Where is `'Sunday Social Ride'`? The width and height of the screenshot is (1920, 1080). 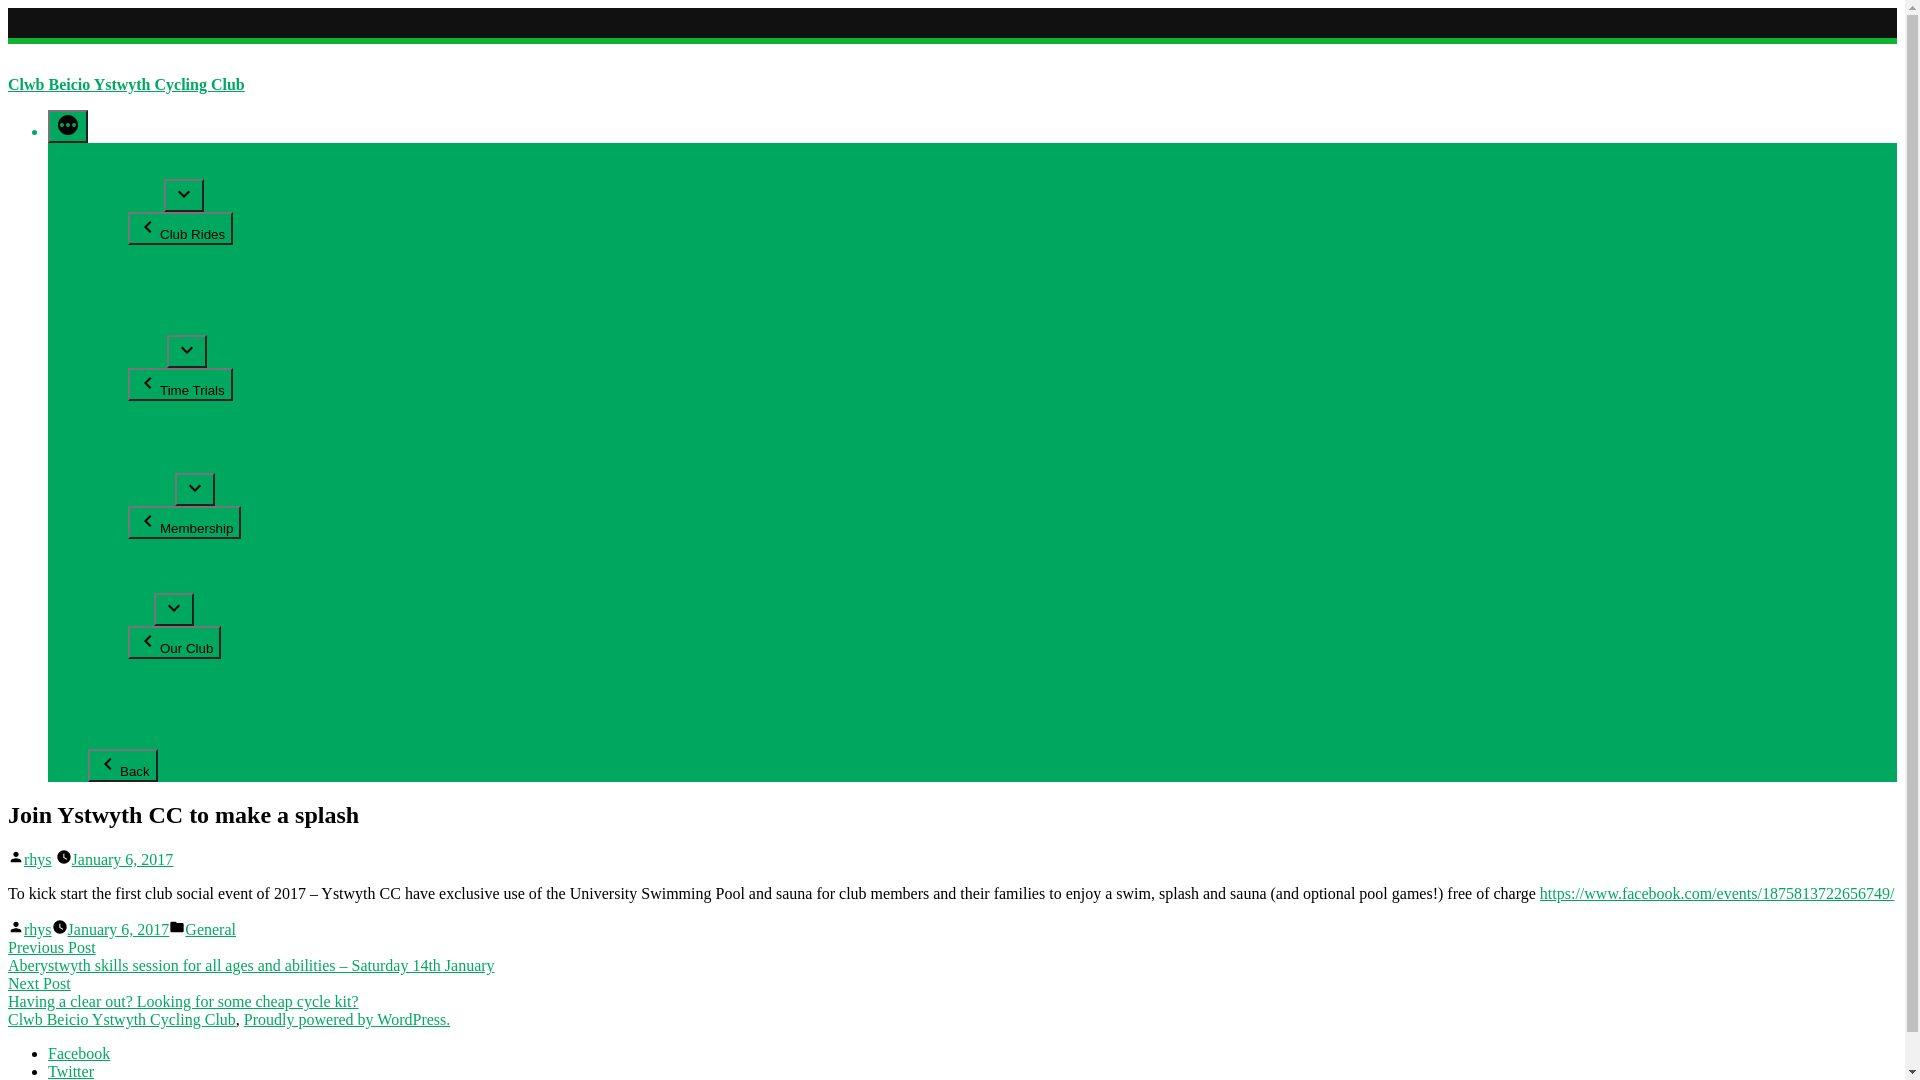 'Sunday Social Ride' is located at coordinates (193, 271).